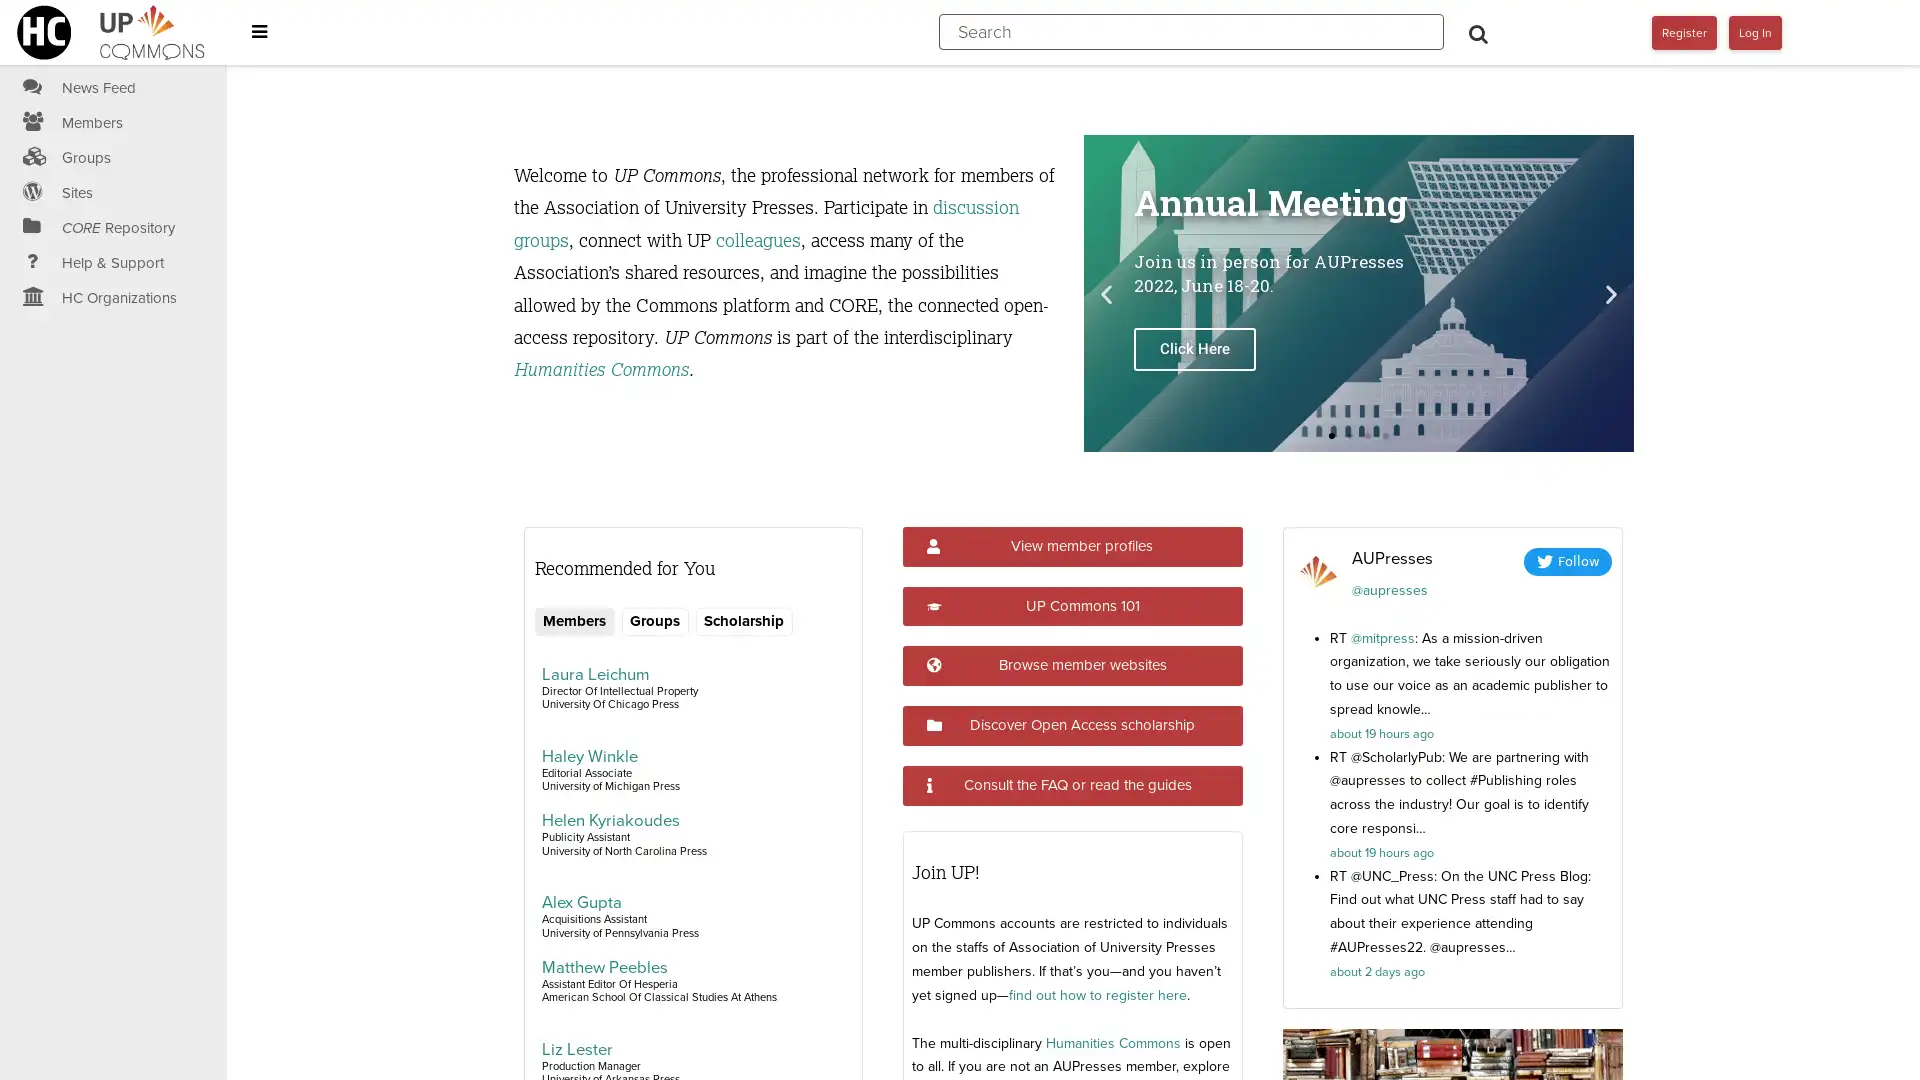  What do you see at coordinates (1348, 434) in the screenshot?
I see `Go to slide 2` at bounding box center [1348, 434].